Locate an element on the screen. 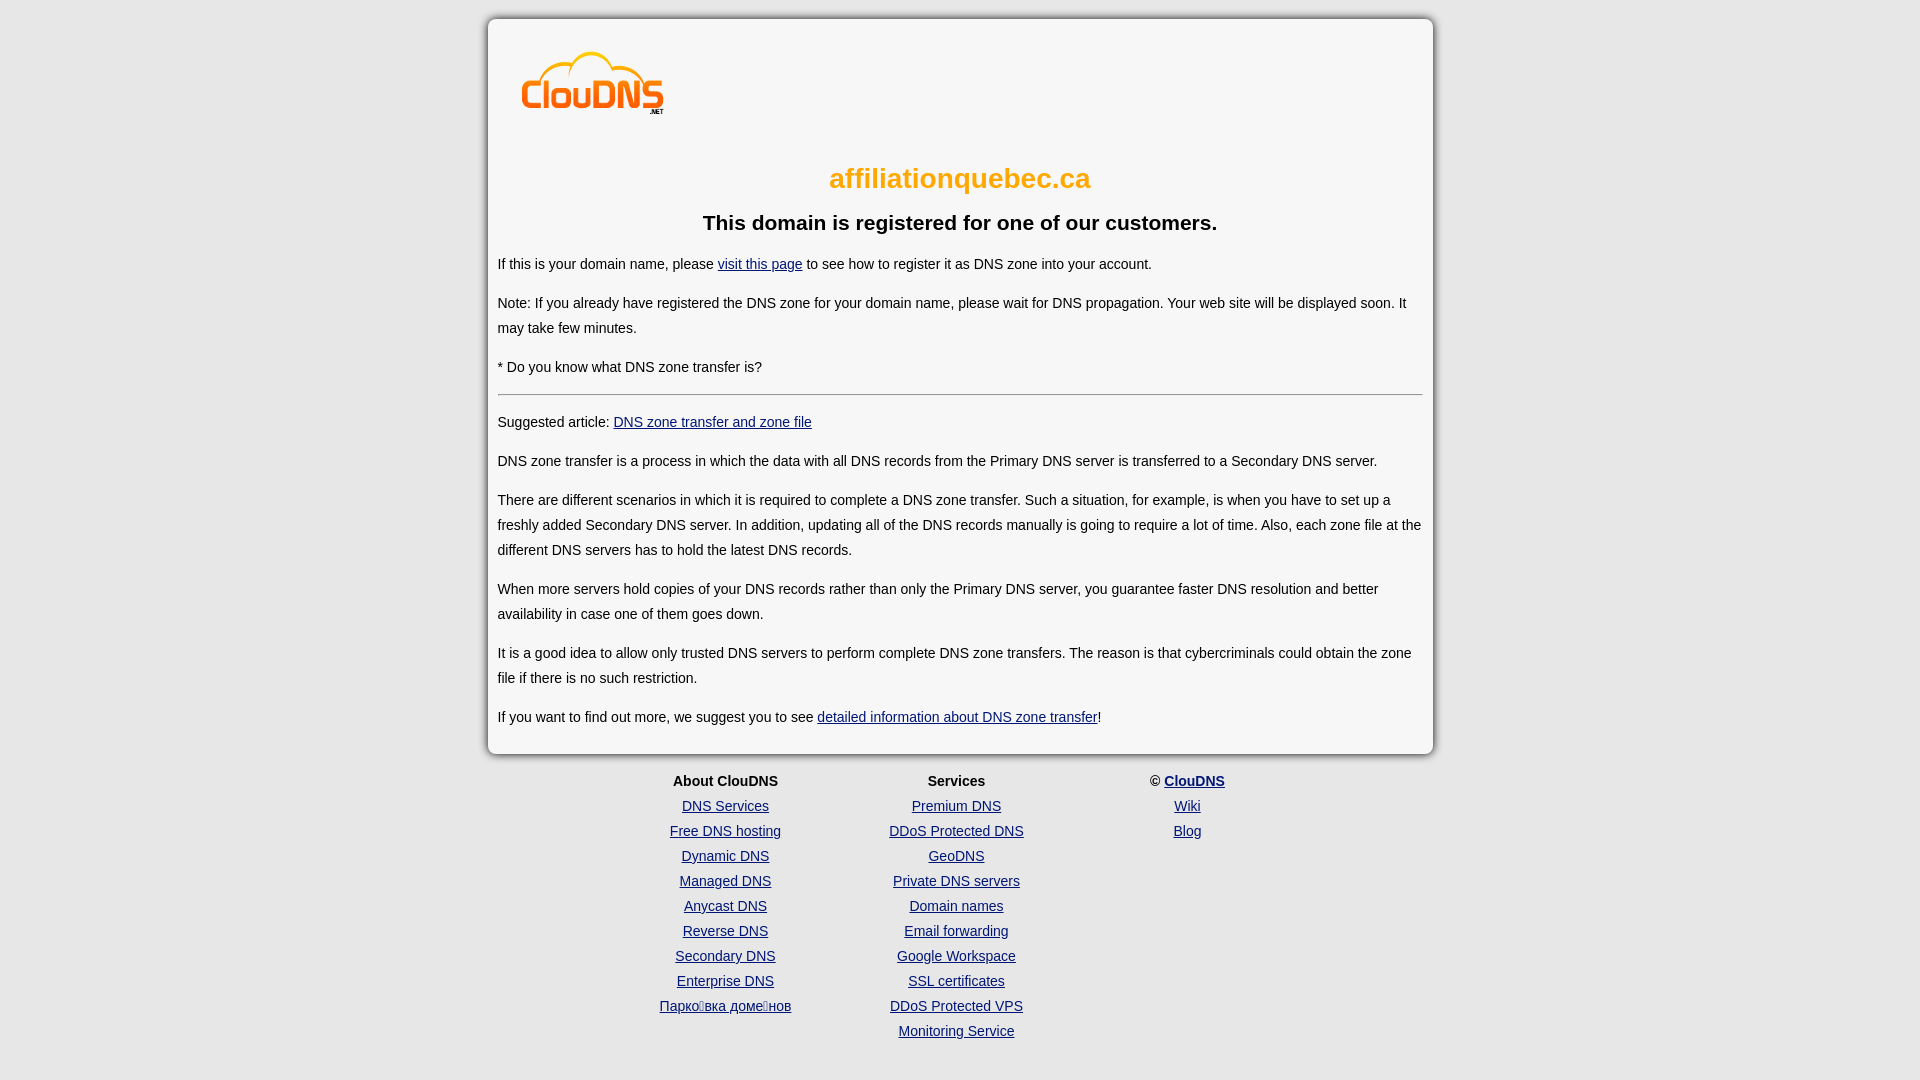  'detailed information about DNS zone transfer' is located at coordinates (955, 716).